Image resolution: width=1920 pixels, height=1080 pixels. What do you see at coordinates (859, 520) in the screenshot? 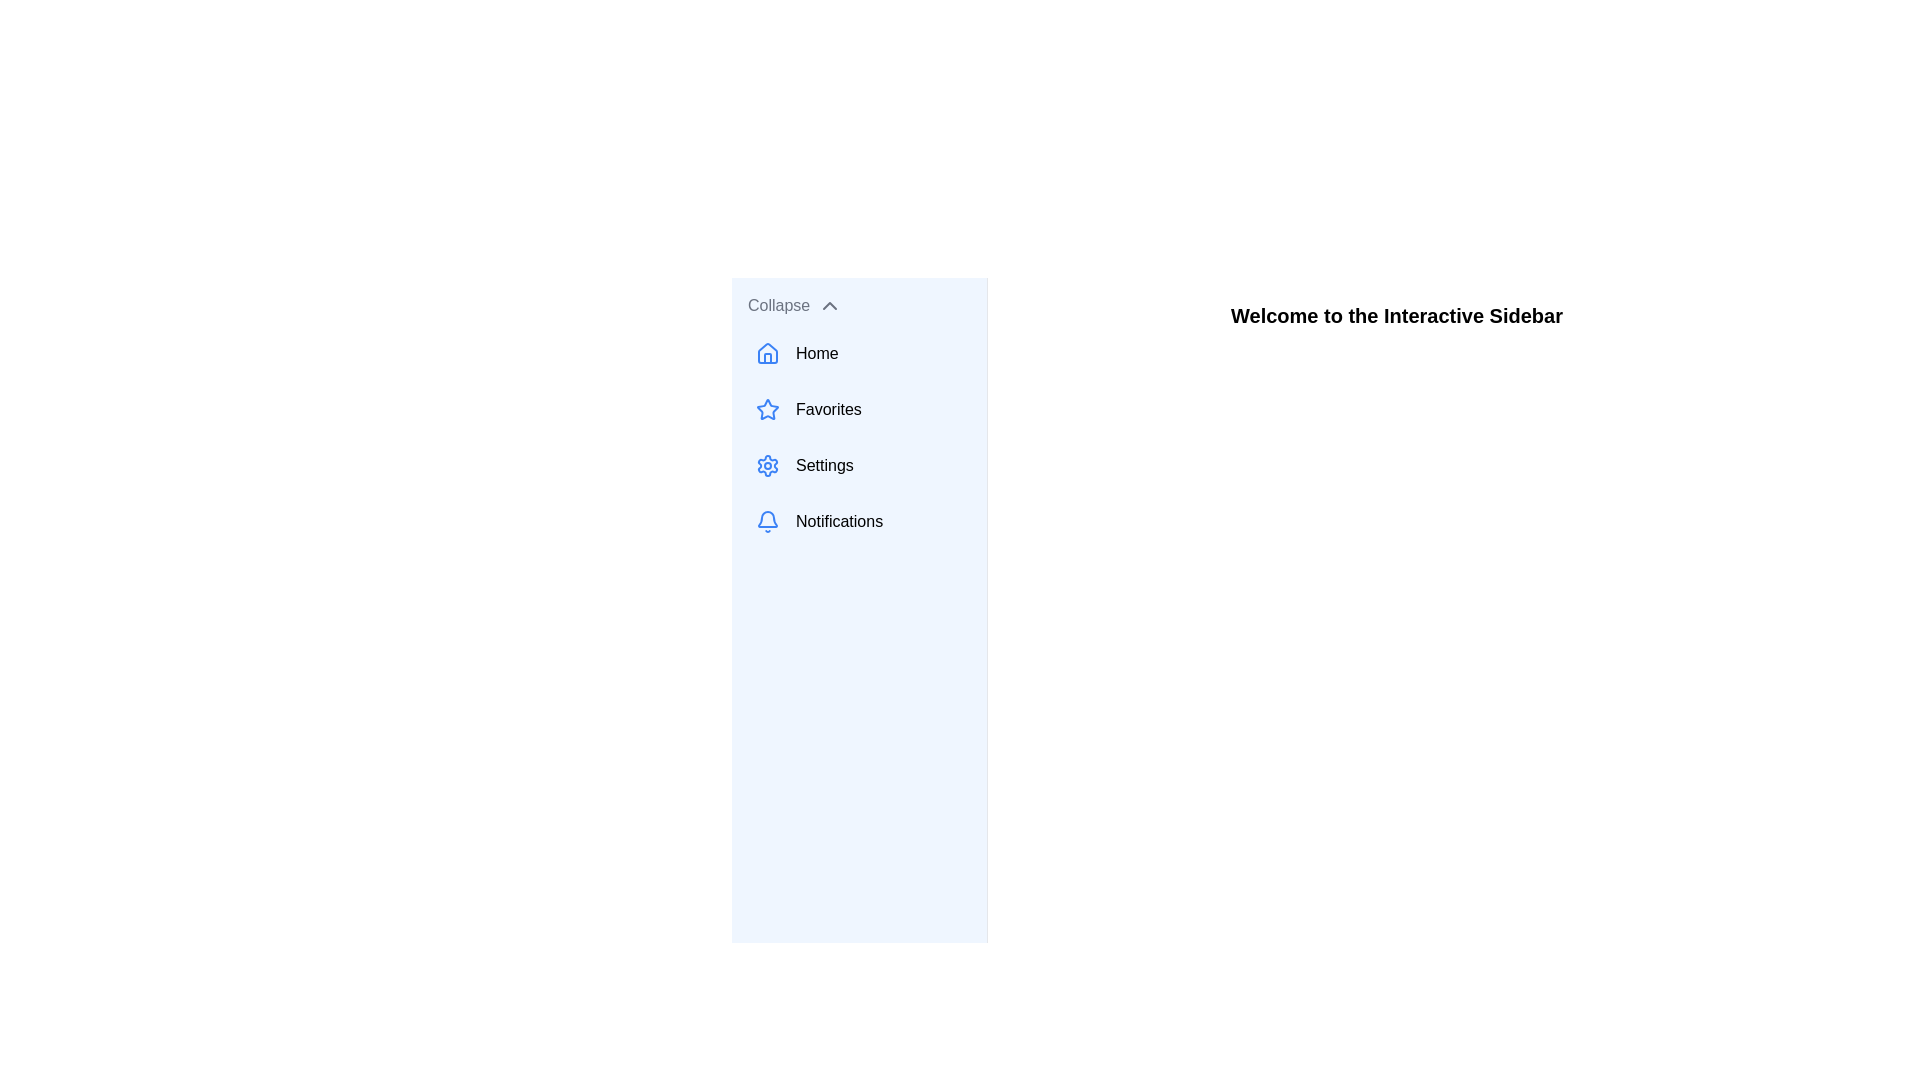
I see `the 'Notifications' navigation link located in the sidebar, which is the fourth item in a vertical list` at bounding box center [859, 520].